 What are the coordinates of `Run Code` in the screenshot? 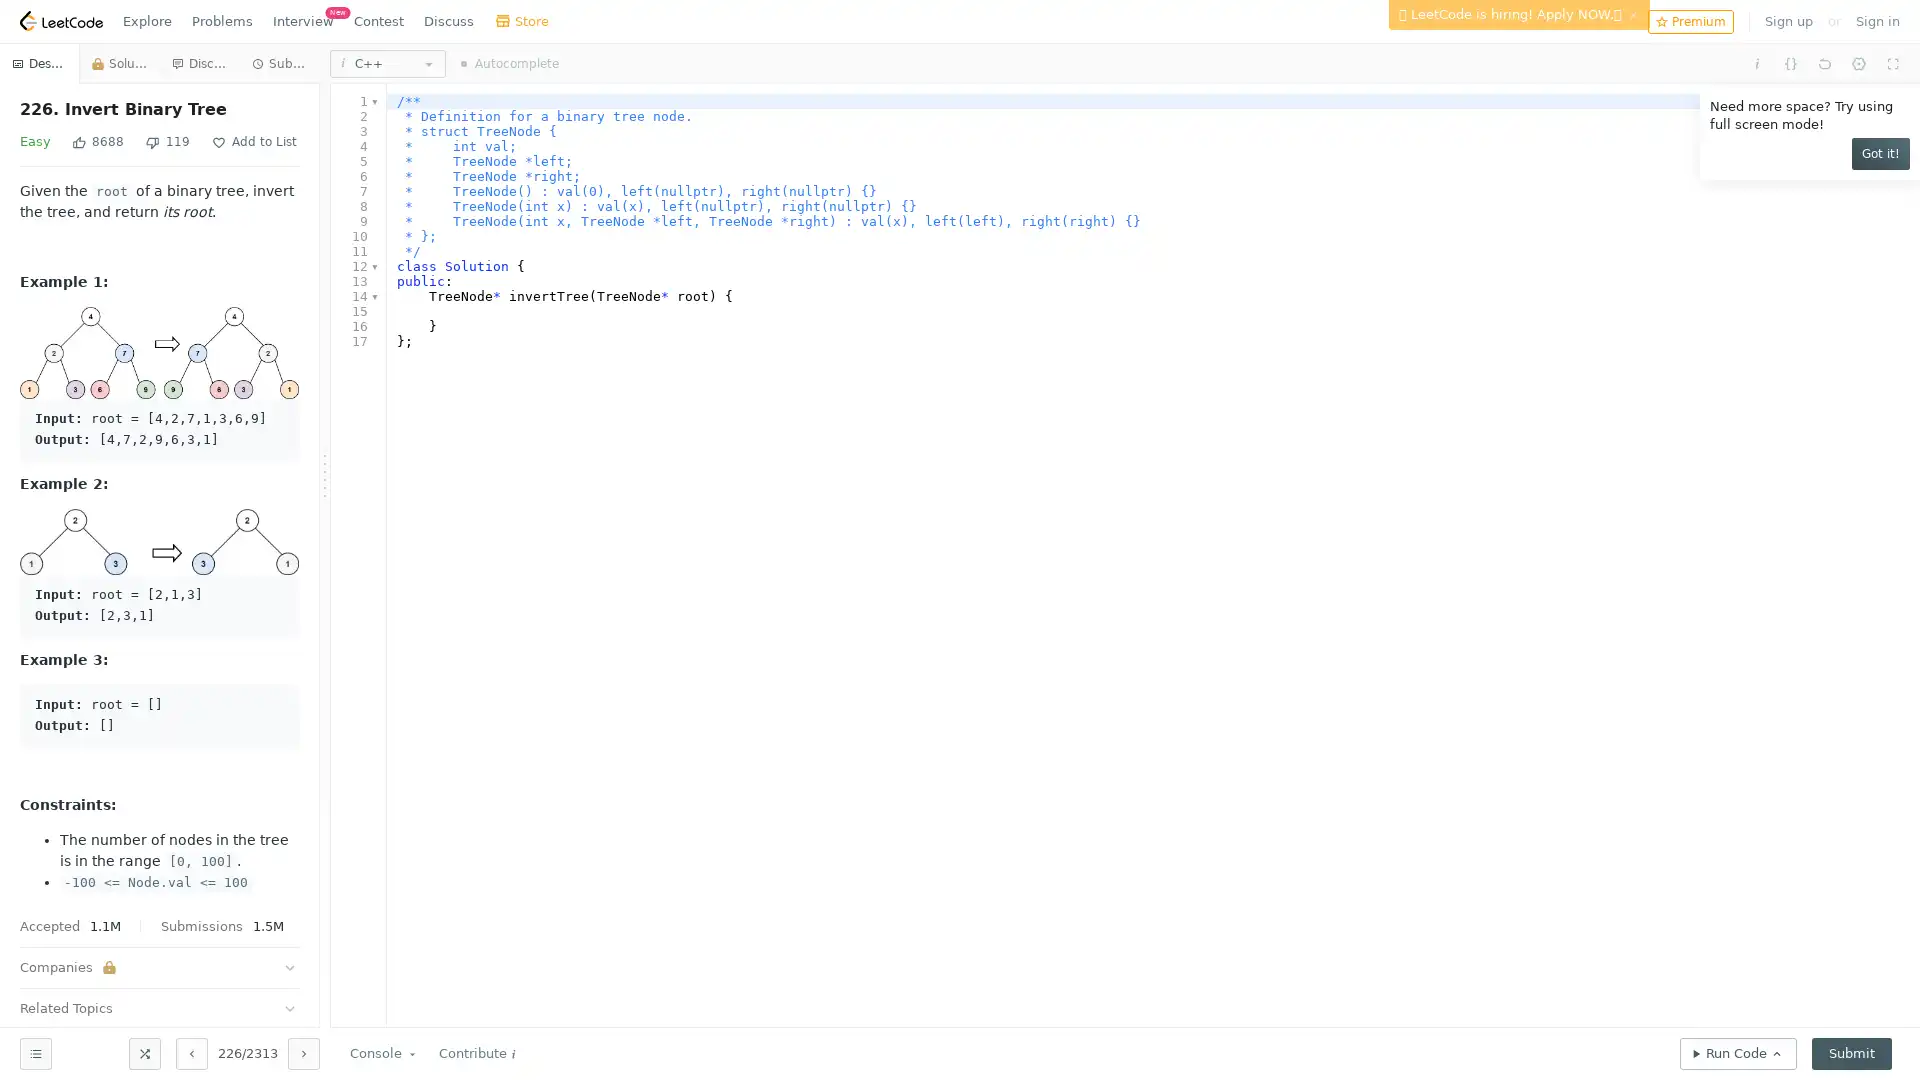 It's located at (1737, 1052).